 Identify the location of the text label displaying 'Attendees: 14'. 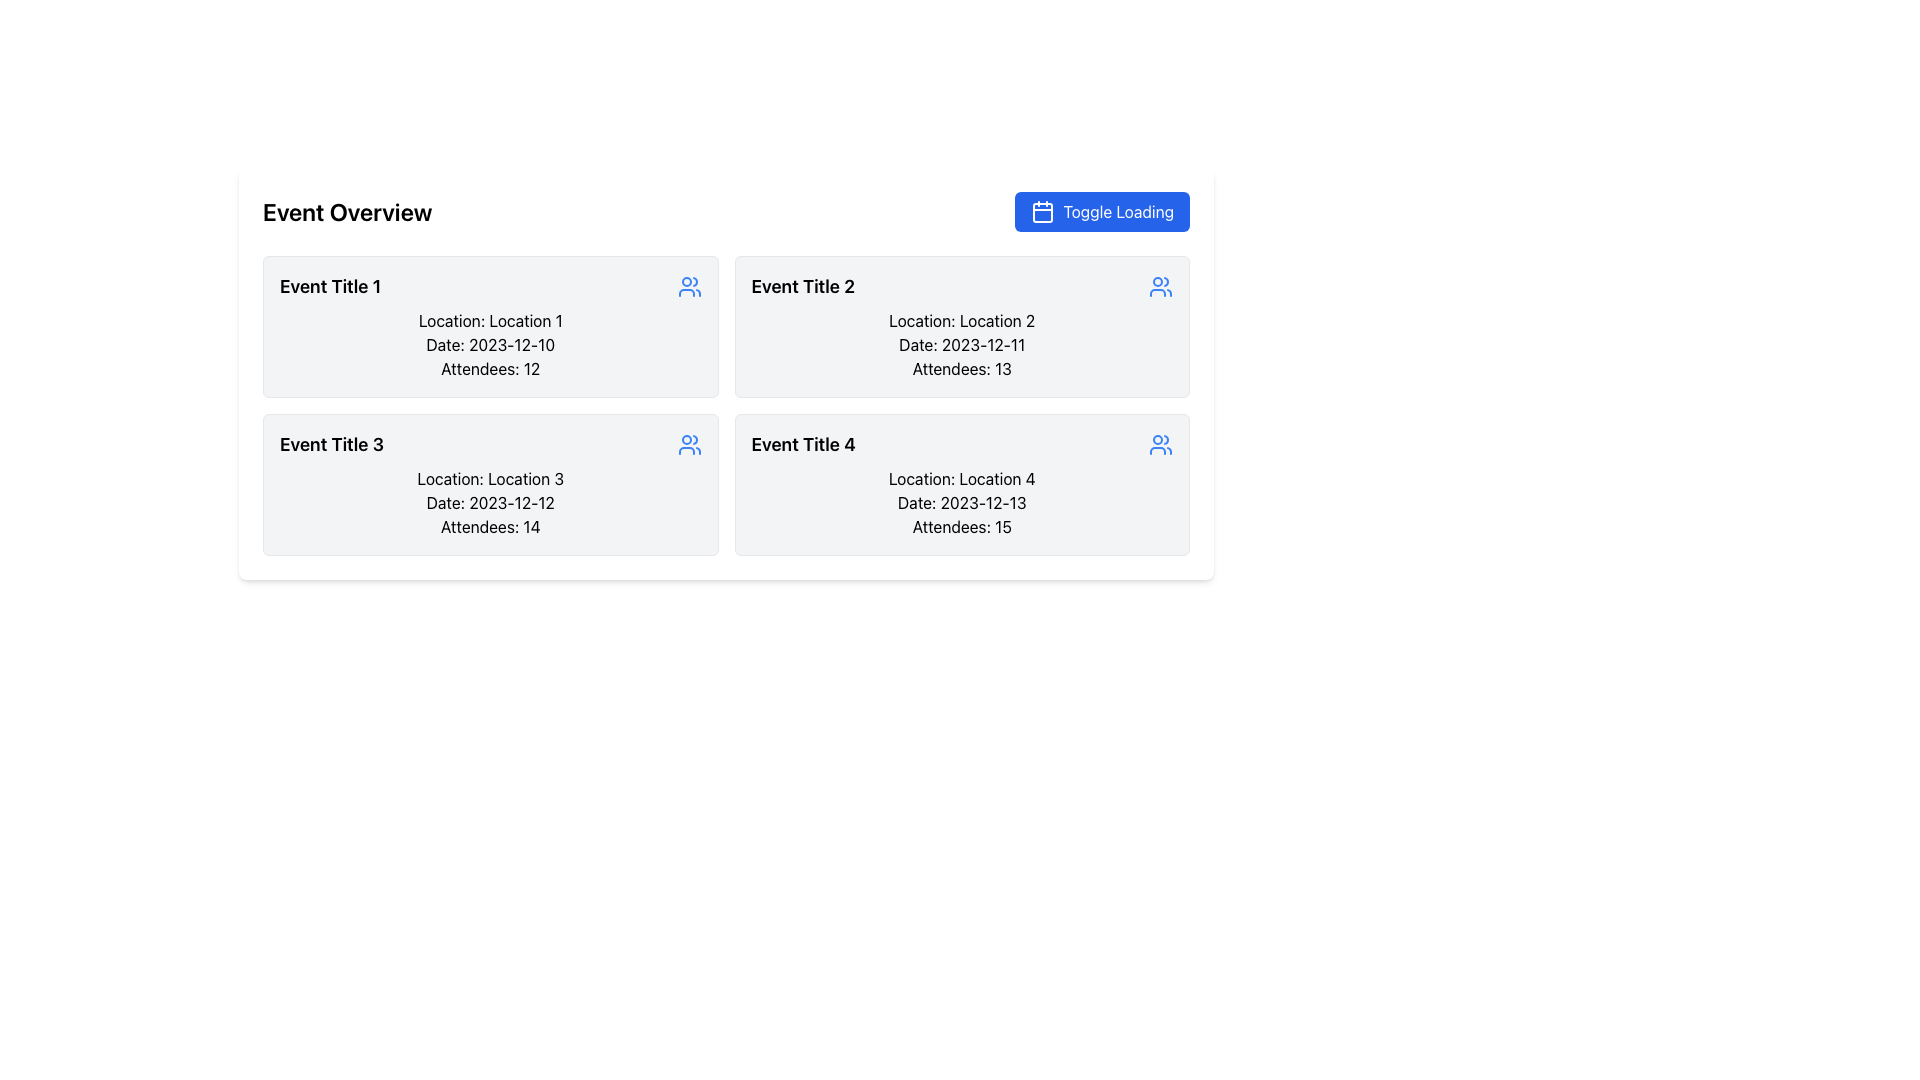
(490, 526).